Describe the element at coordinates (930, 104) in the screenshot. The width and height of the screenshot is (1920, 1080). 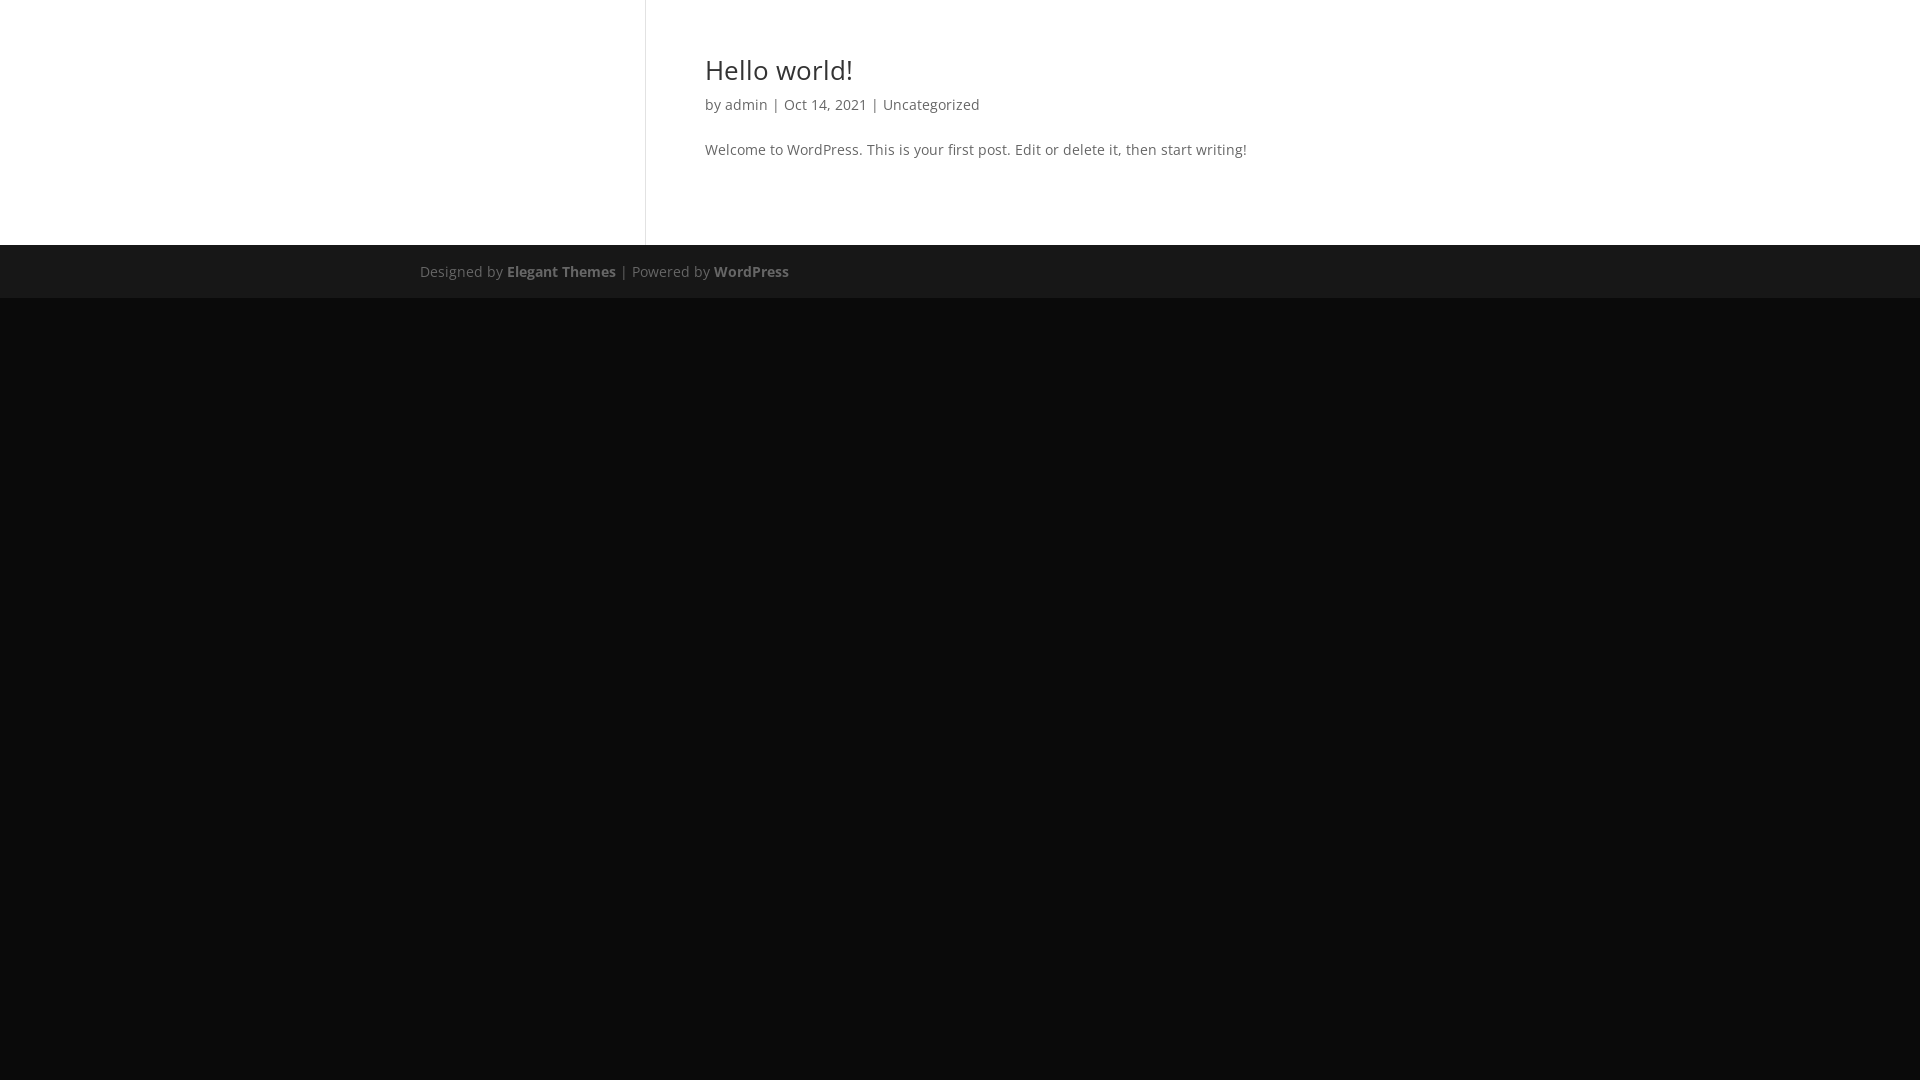
I see `'Uncategorized'` at that location.